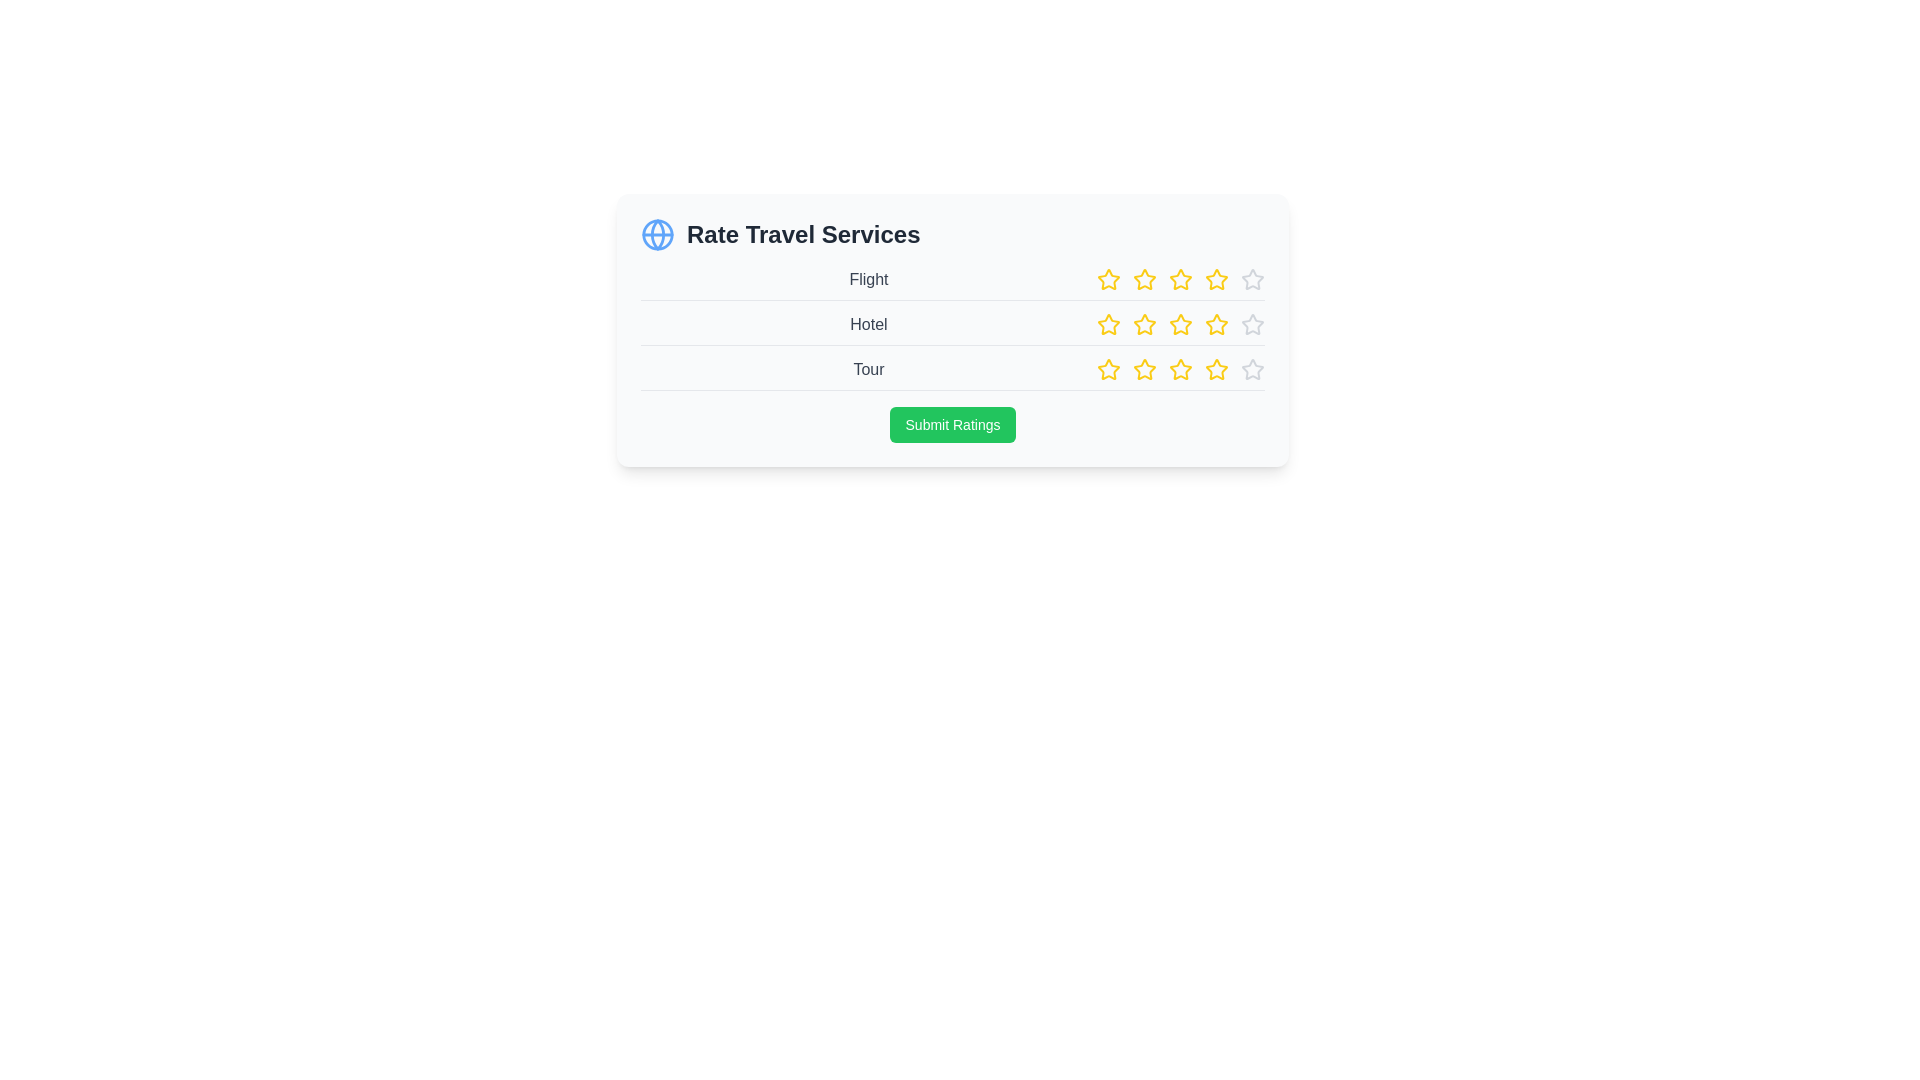 Image resolution: width=1920 pixels, height=1080 pixels. I want to click on the second star icon in the 'Flight' rating row, so click(1145, 279).